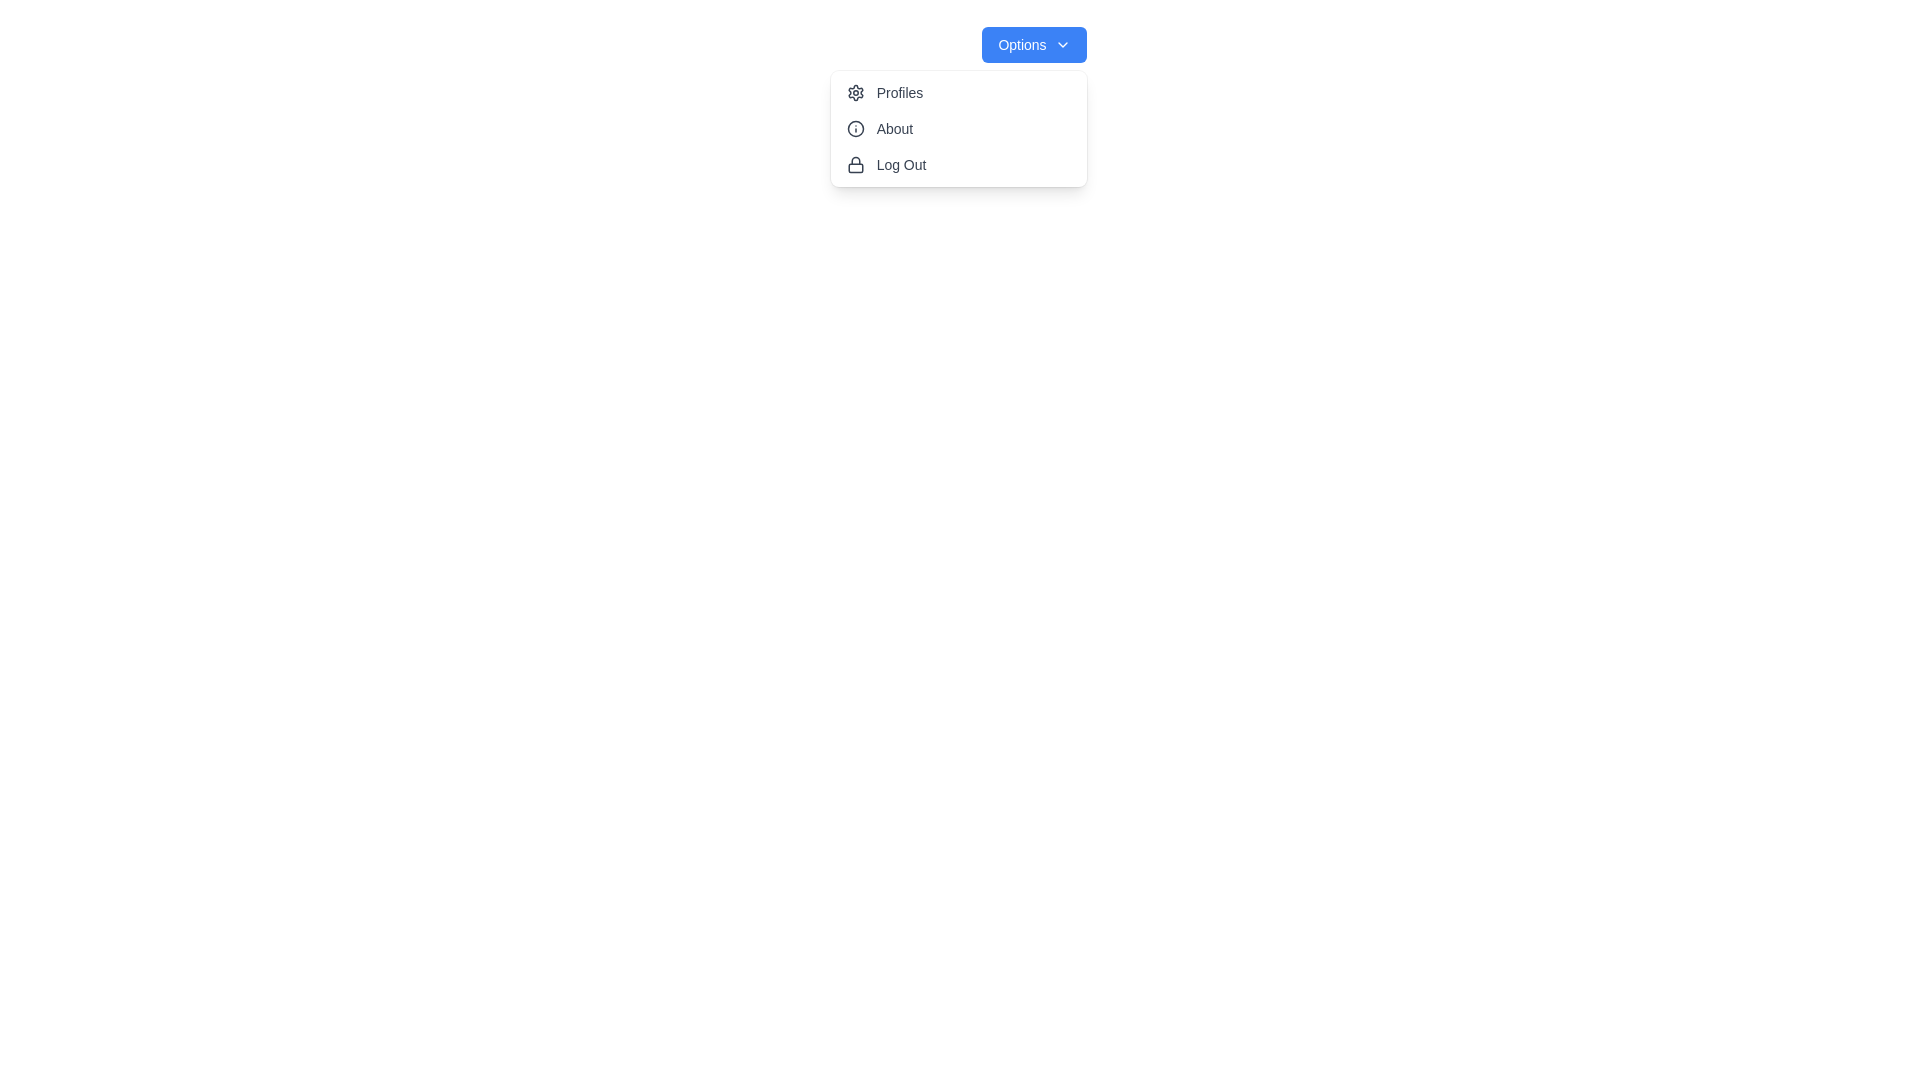  What do you see at coordinates (1061, 45) in the screenshot?
I see `the chevron-down icon located at the far right end of the 'Options' button to indicate dropdown functionality` at bounding box center [1061, 45].